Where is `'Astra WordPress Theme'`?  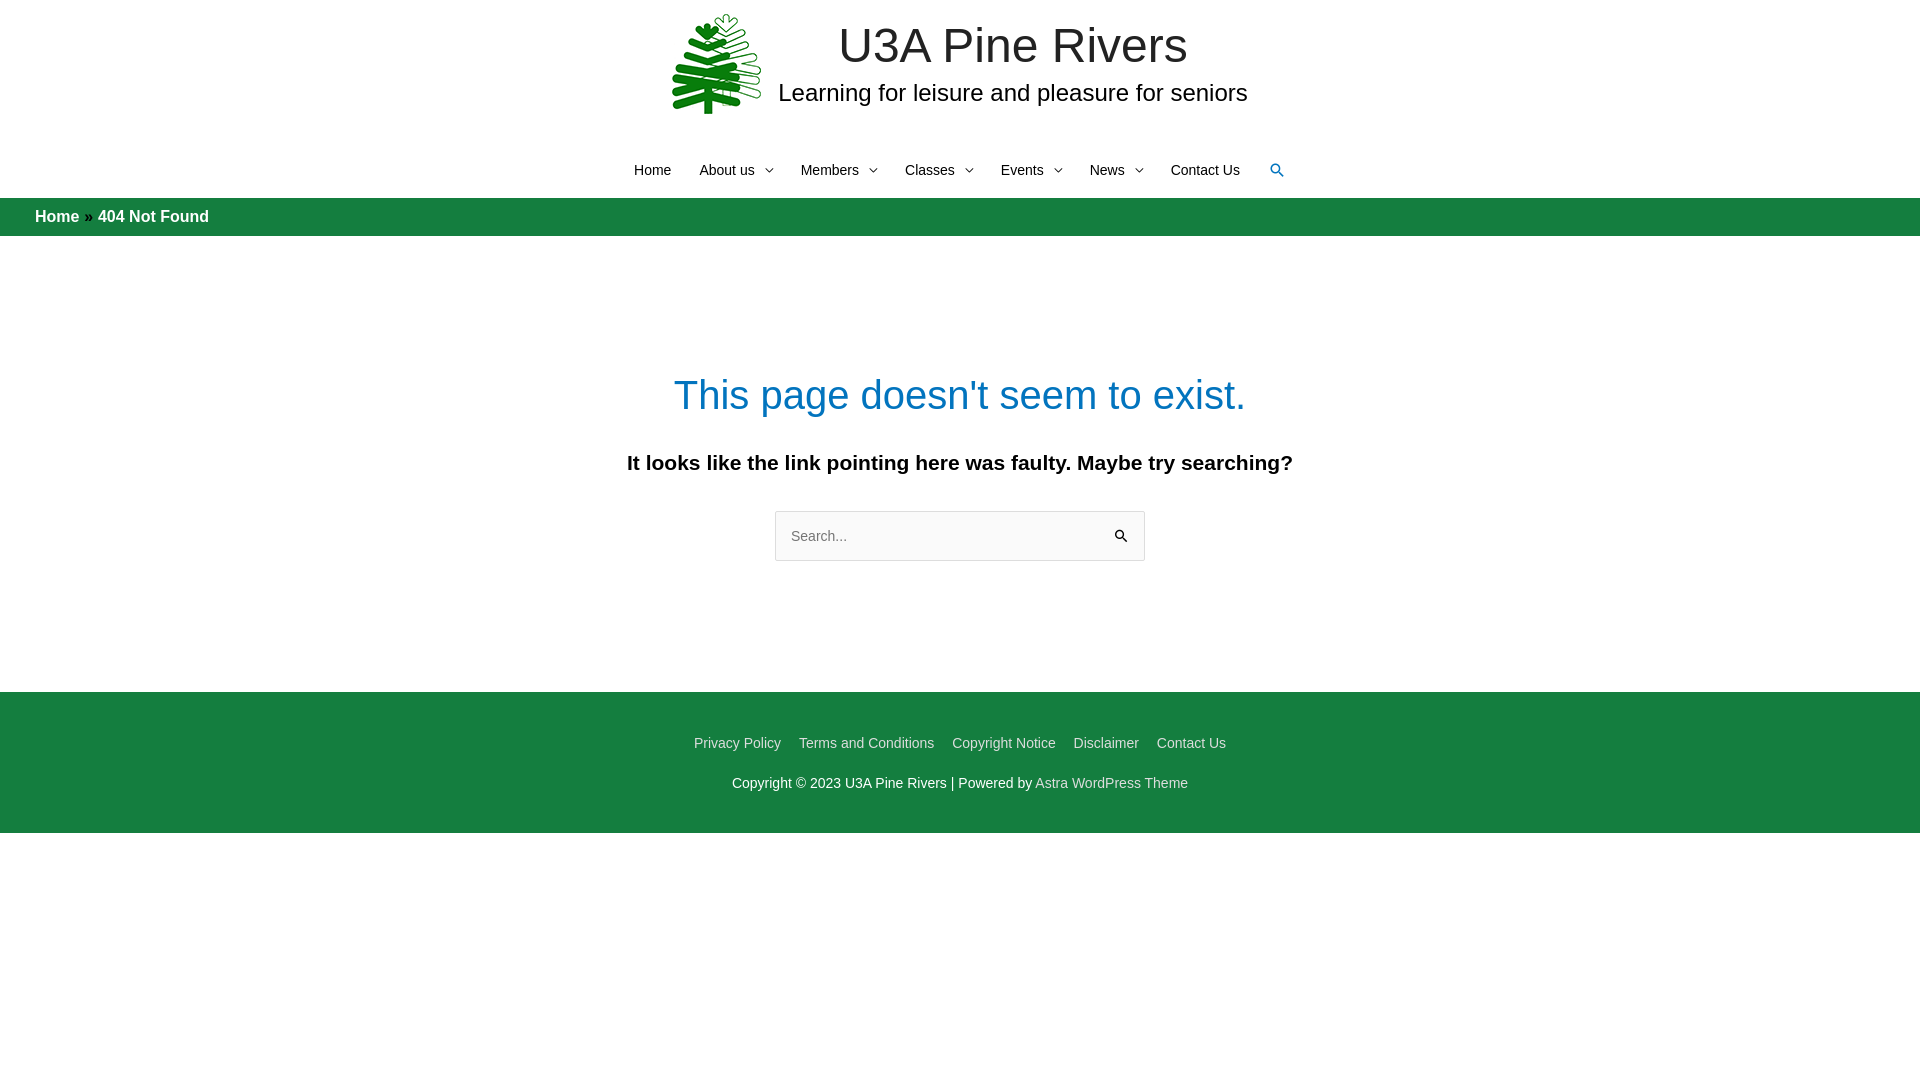 'Astra WordPress Theme' is located at coordinates (1110, 782).